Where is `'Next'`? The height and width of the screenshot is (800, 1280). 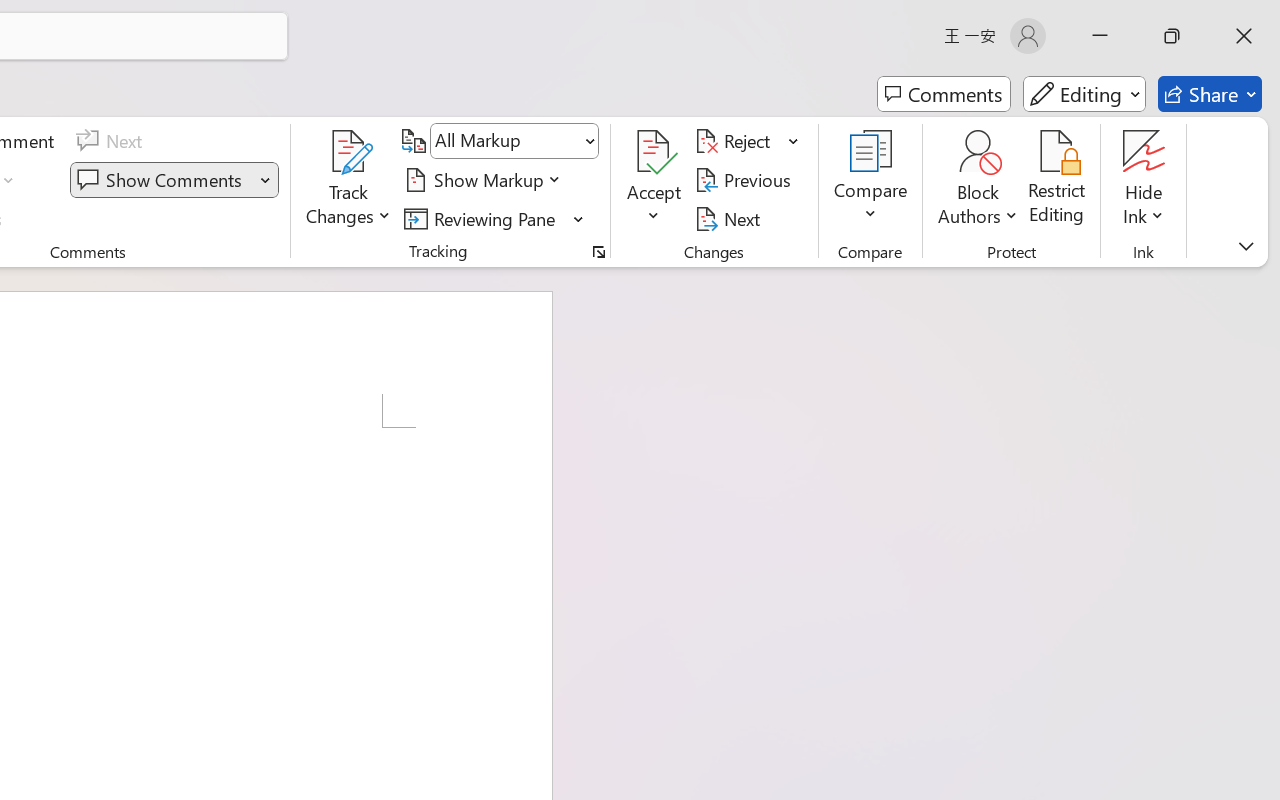 'Next' is located at coordinates (729, 218).